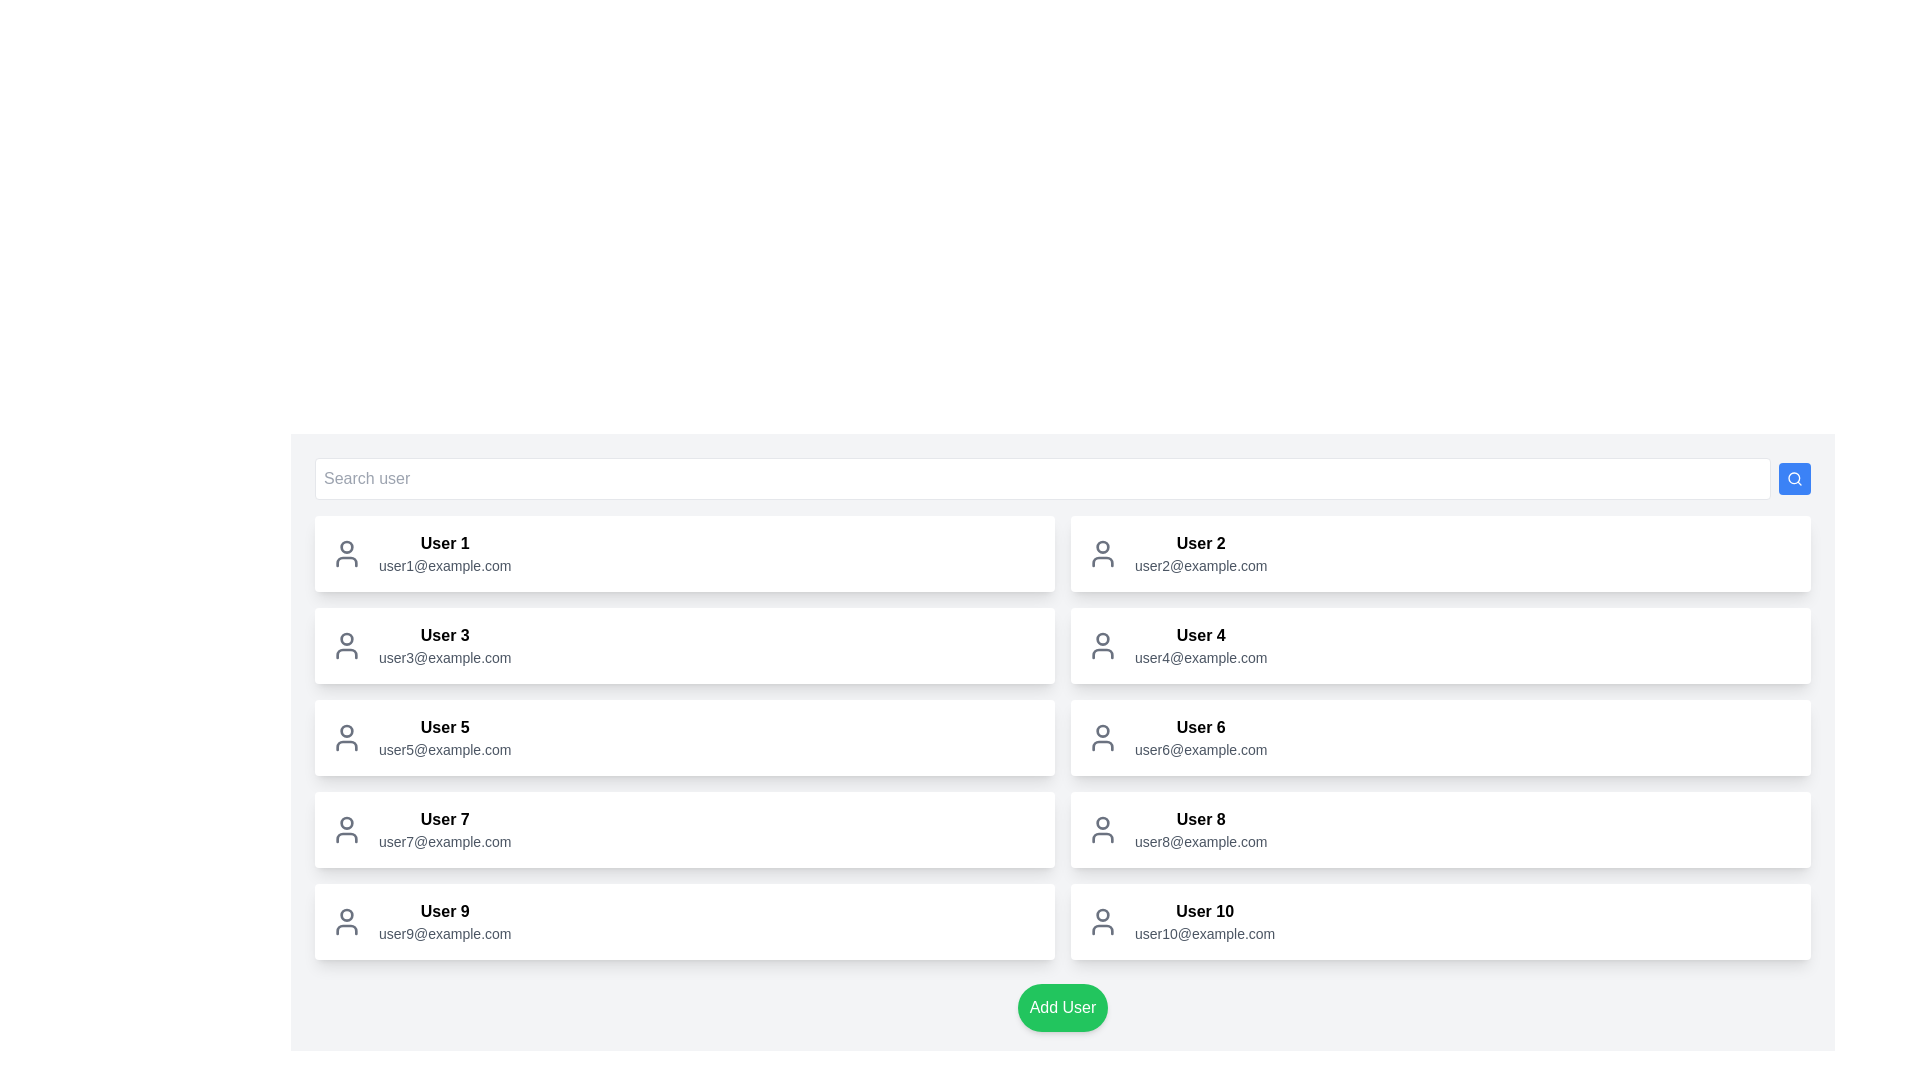 This screenshot has width=1920, height=1080. Describe the element at coordinates (1440, 645) in the screenshot. I see `the user profile card for 'User 4'` at that location.